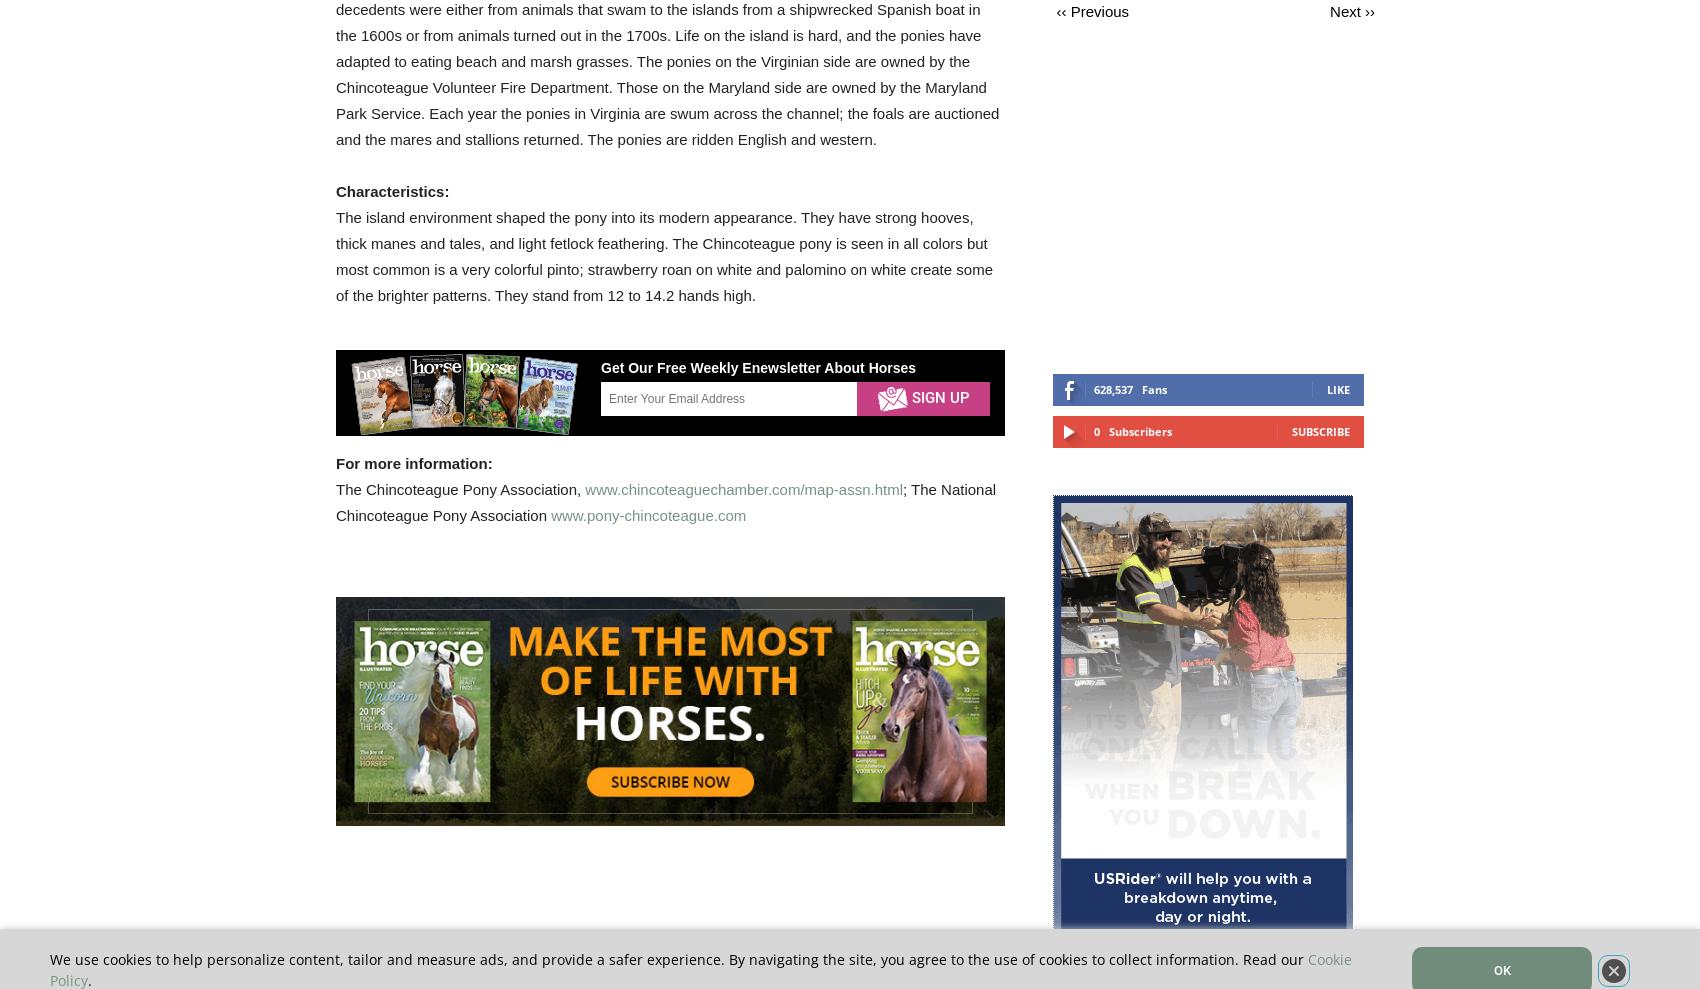 Image resolution: width=1700 pixels, height=989 pixels. What do you see at coordinates (1320, 430) in the screenshot?
I see `'Subscribe'` at bounding box center [1320, 430].